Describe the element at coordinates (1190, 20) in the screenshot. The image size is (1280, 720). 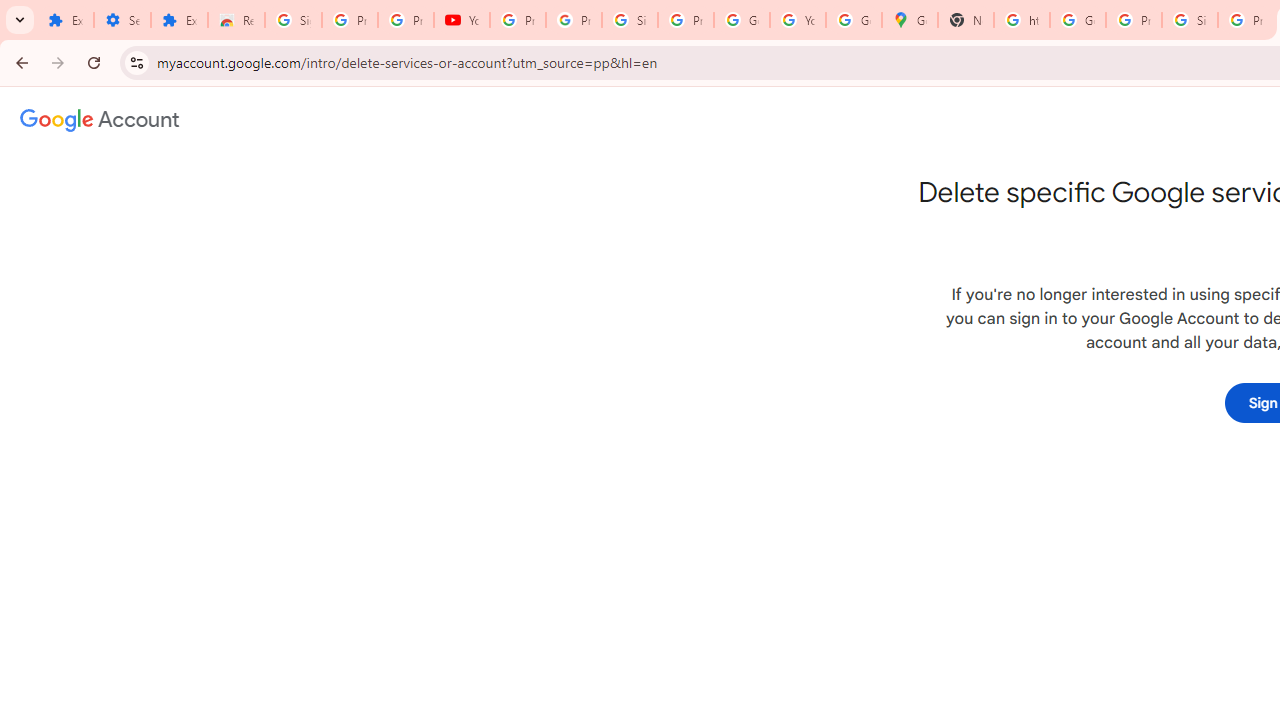
I see `'Sign in - Google Accounts'` at that location.